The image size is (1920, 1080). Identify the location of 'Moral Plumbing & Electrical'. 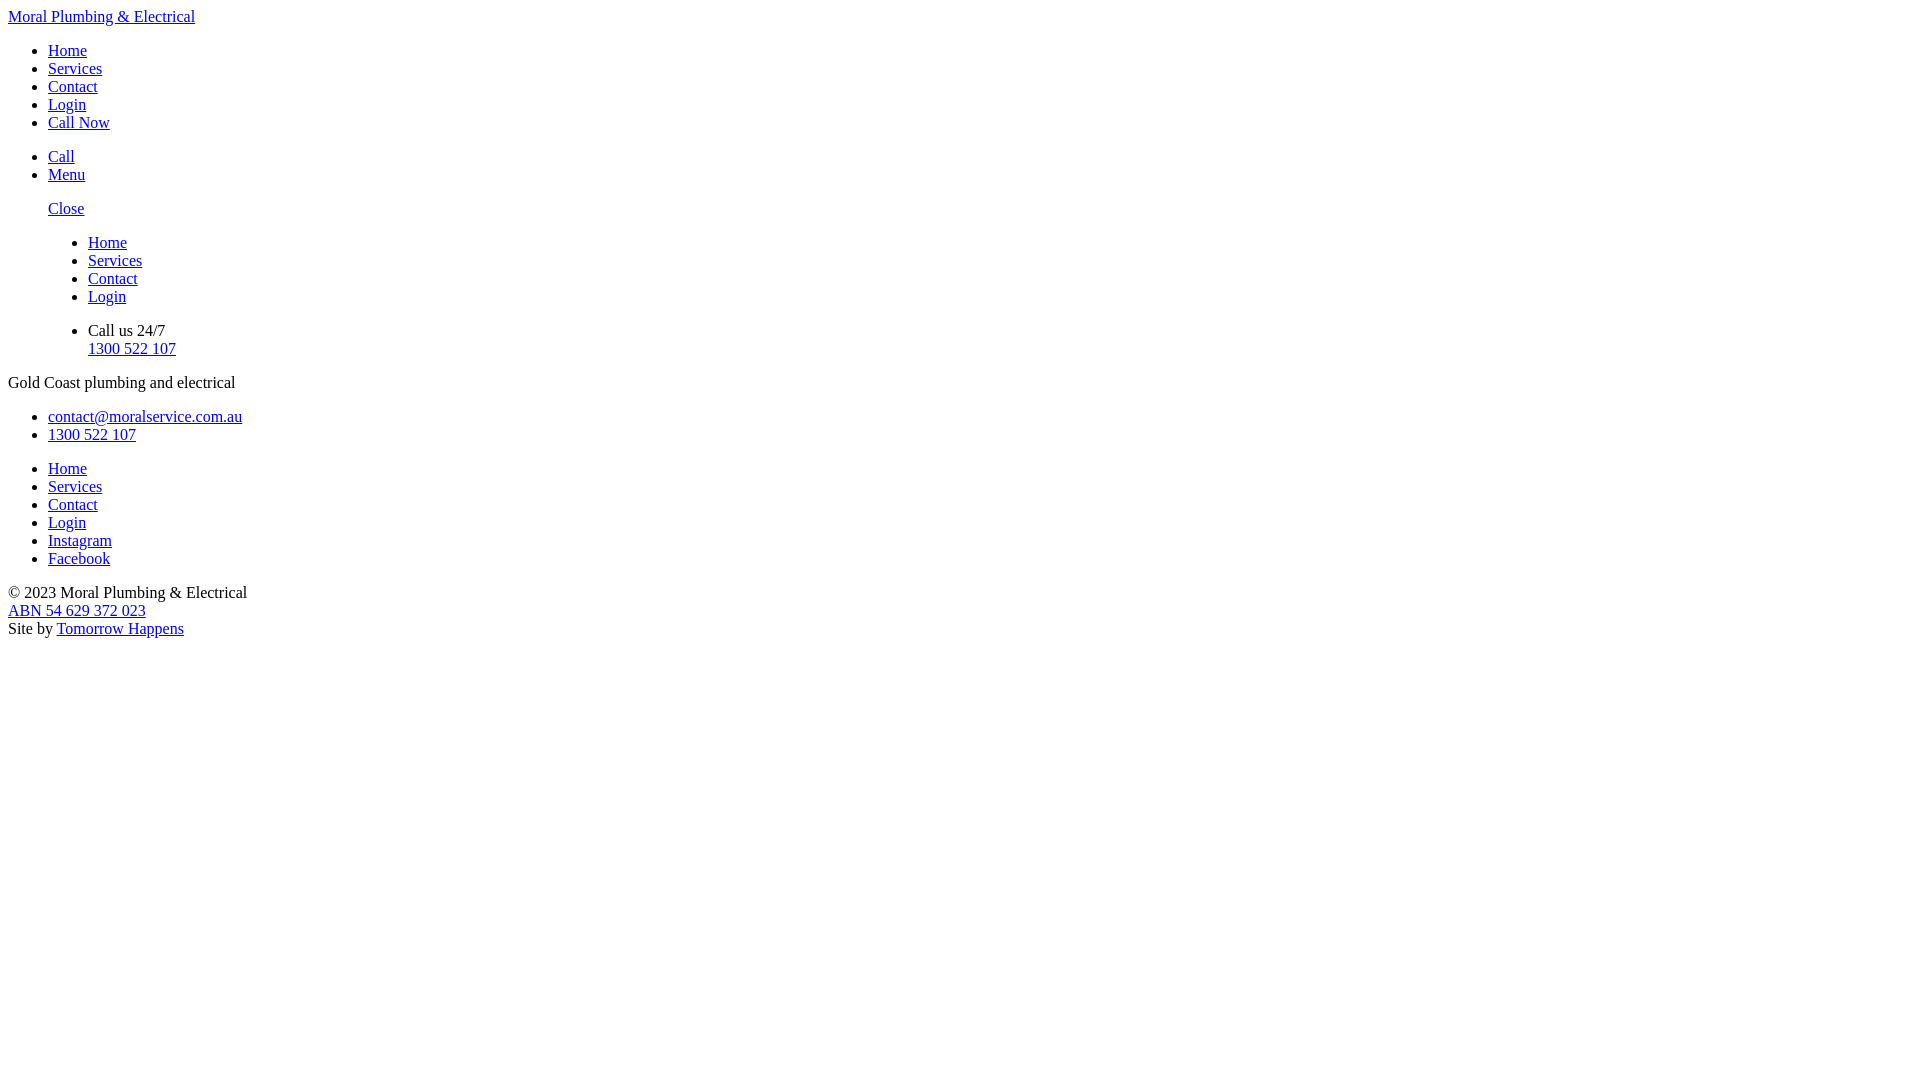
(8, 16).